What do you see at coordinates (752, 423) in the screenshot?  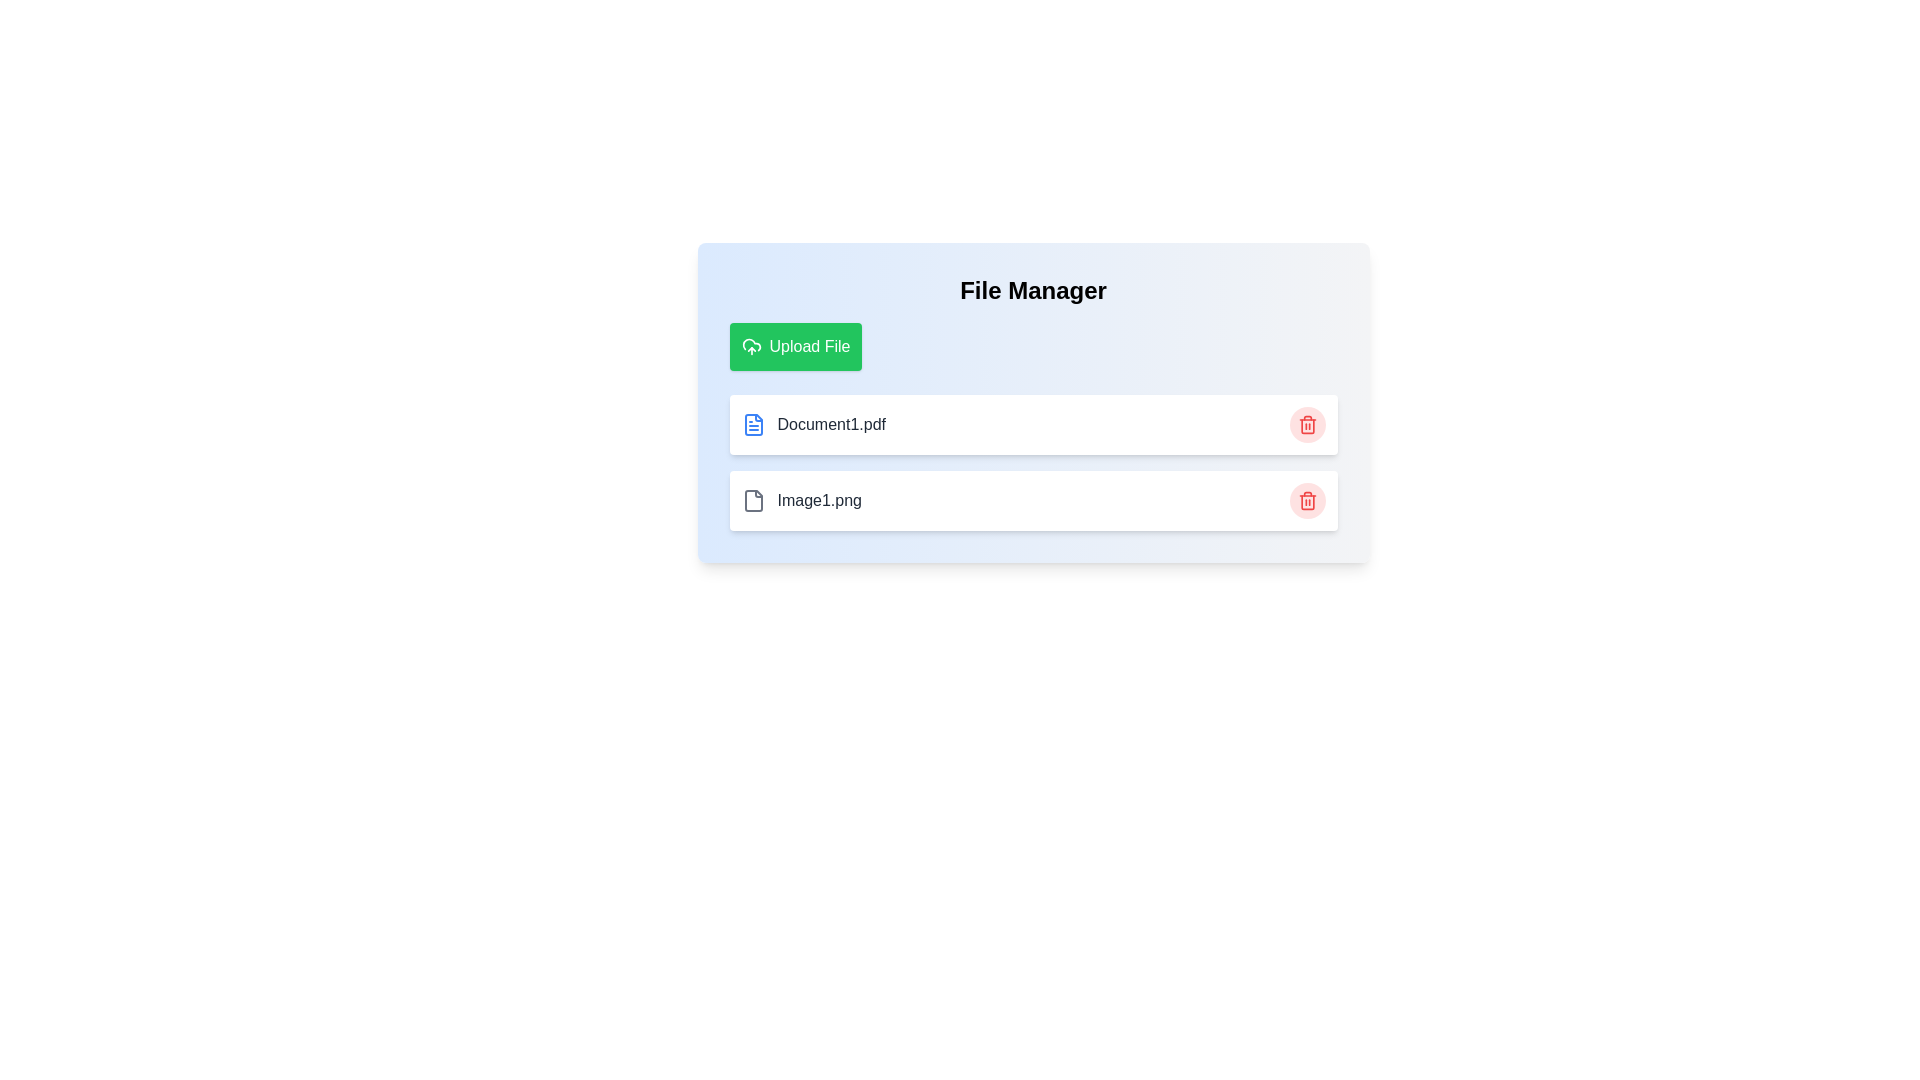 I see `the icon associated with the document file row labeled 'Document1.pdf'` at bounding box center [752, 423].